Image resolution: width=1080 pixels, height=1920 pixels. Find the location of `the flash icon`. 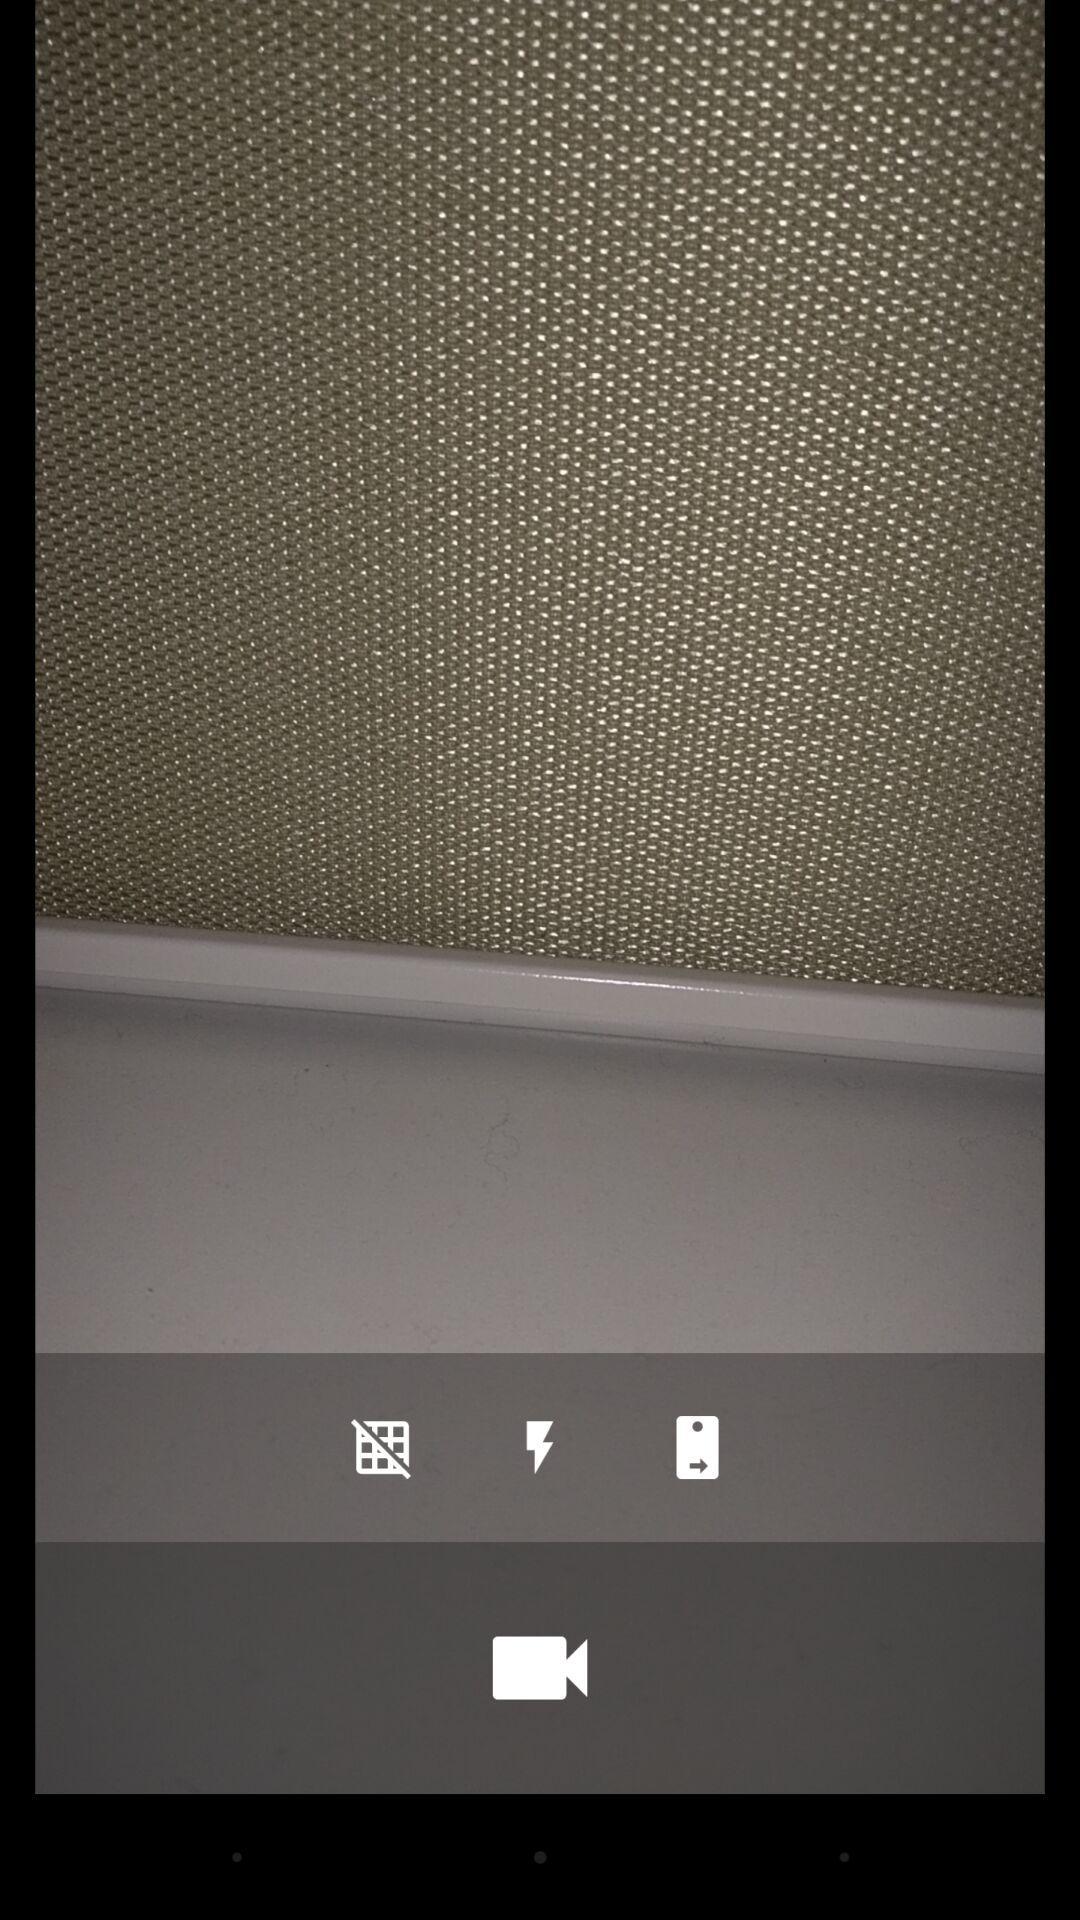

the flash icon is located at coordinates (540, 1447).